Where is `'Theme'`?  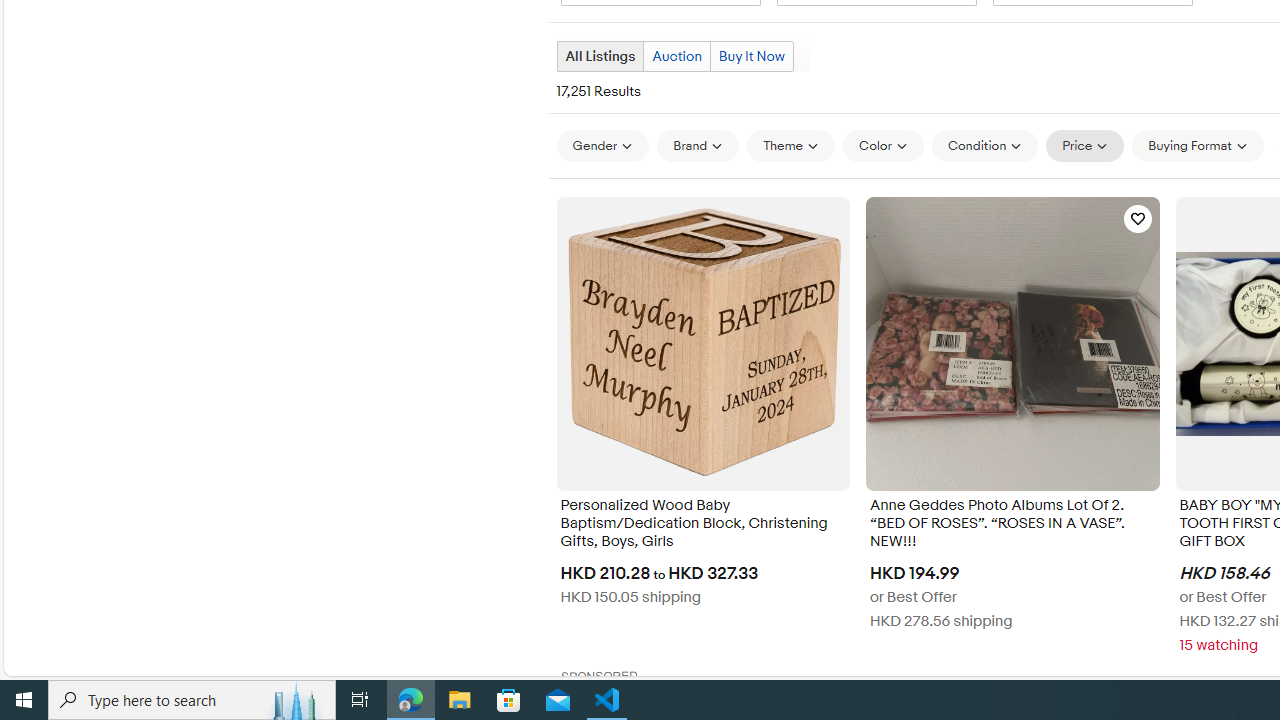
'Theme' is located at coordinates (790, 145).